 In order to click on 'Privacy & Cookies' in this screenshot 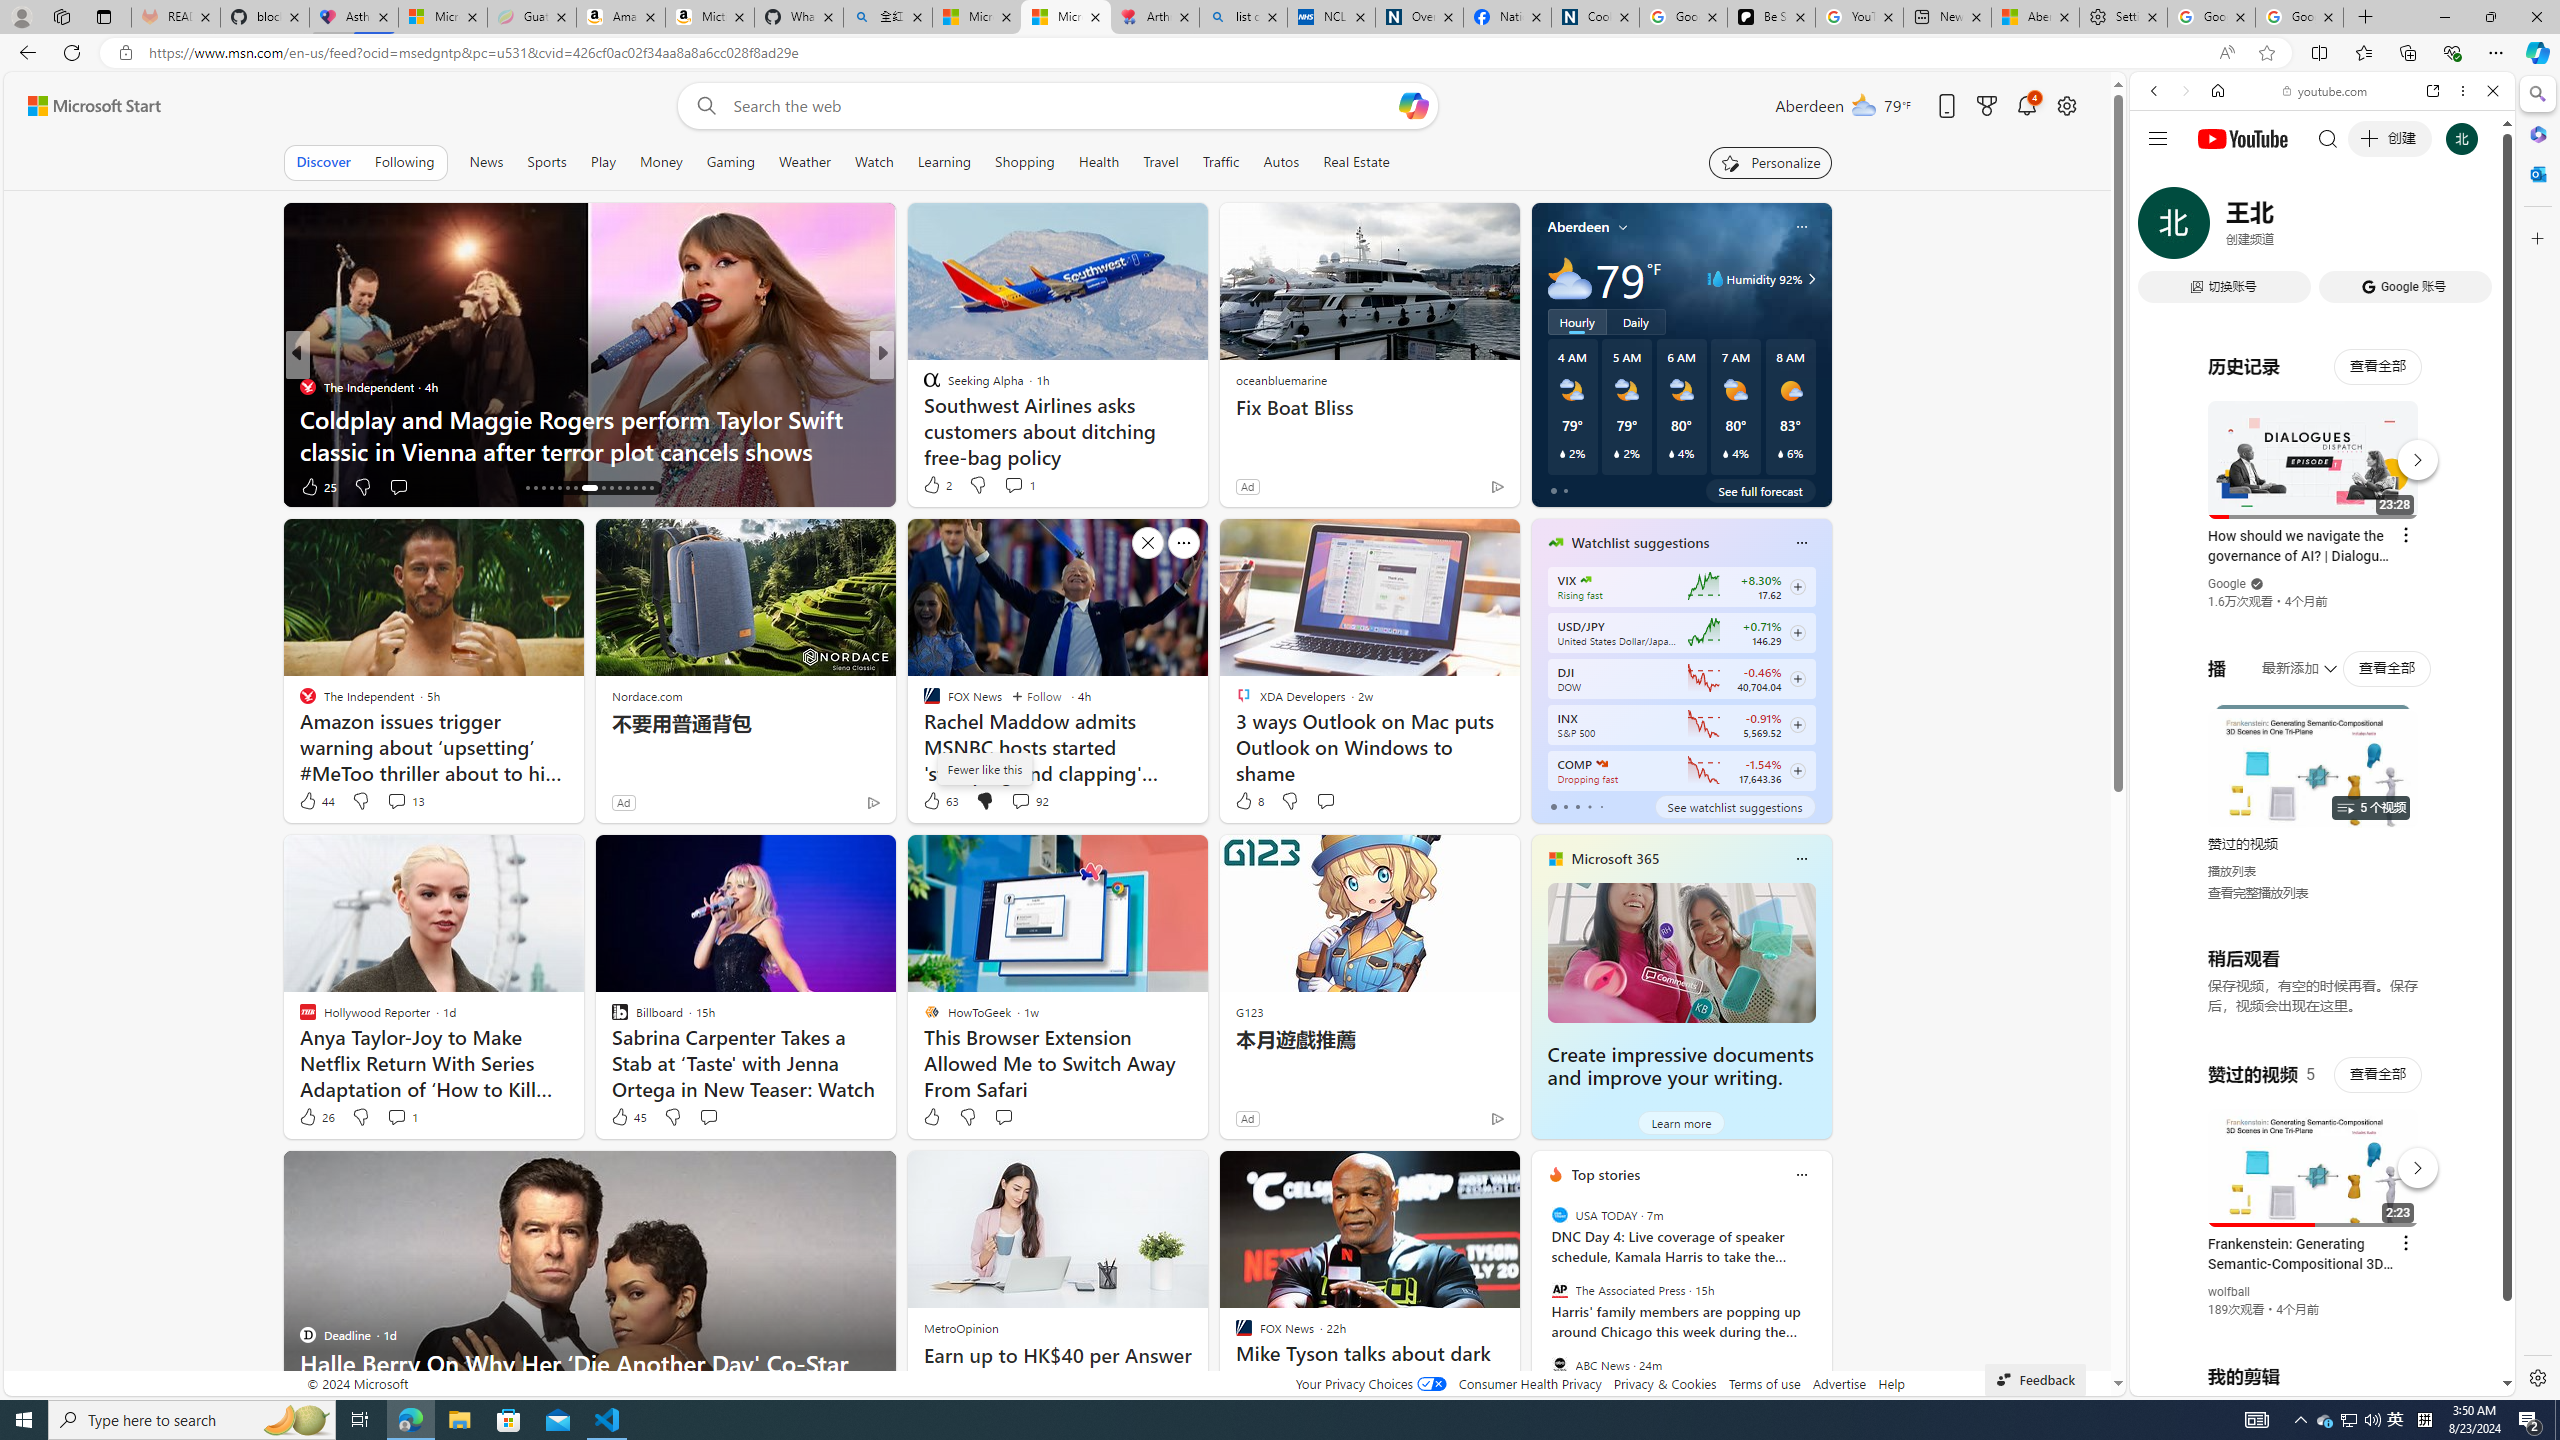, I will do `click(1664, 1382)`.